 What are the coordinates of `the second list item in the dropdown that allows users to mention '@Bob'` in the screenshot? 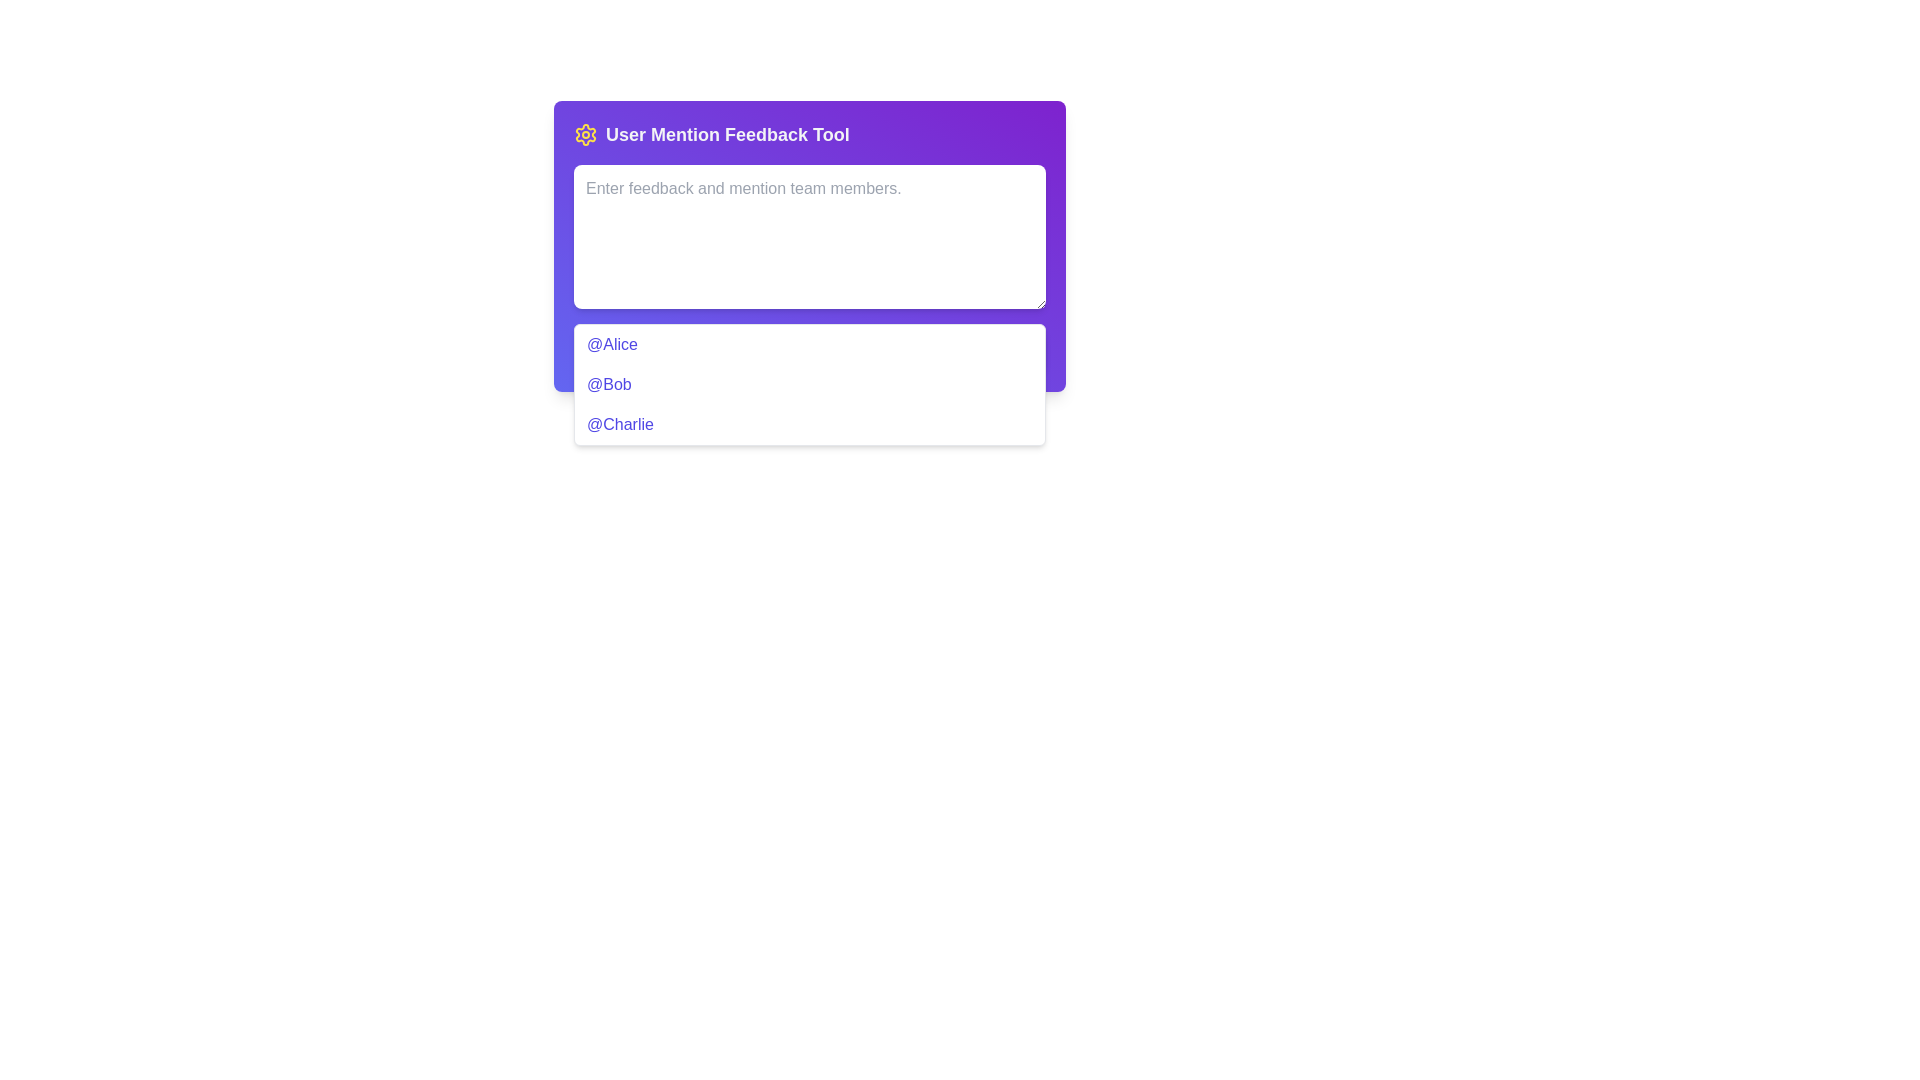 It's located at (810, 385).